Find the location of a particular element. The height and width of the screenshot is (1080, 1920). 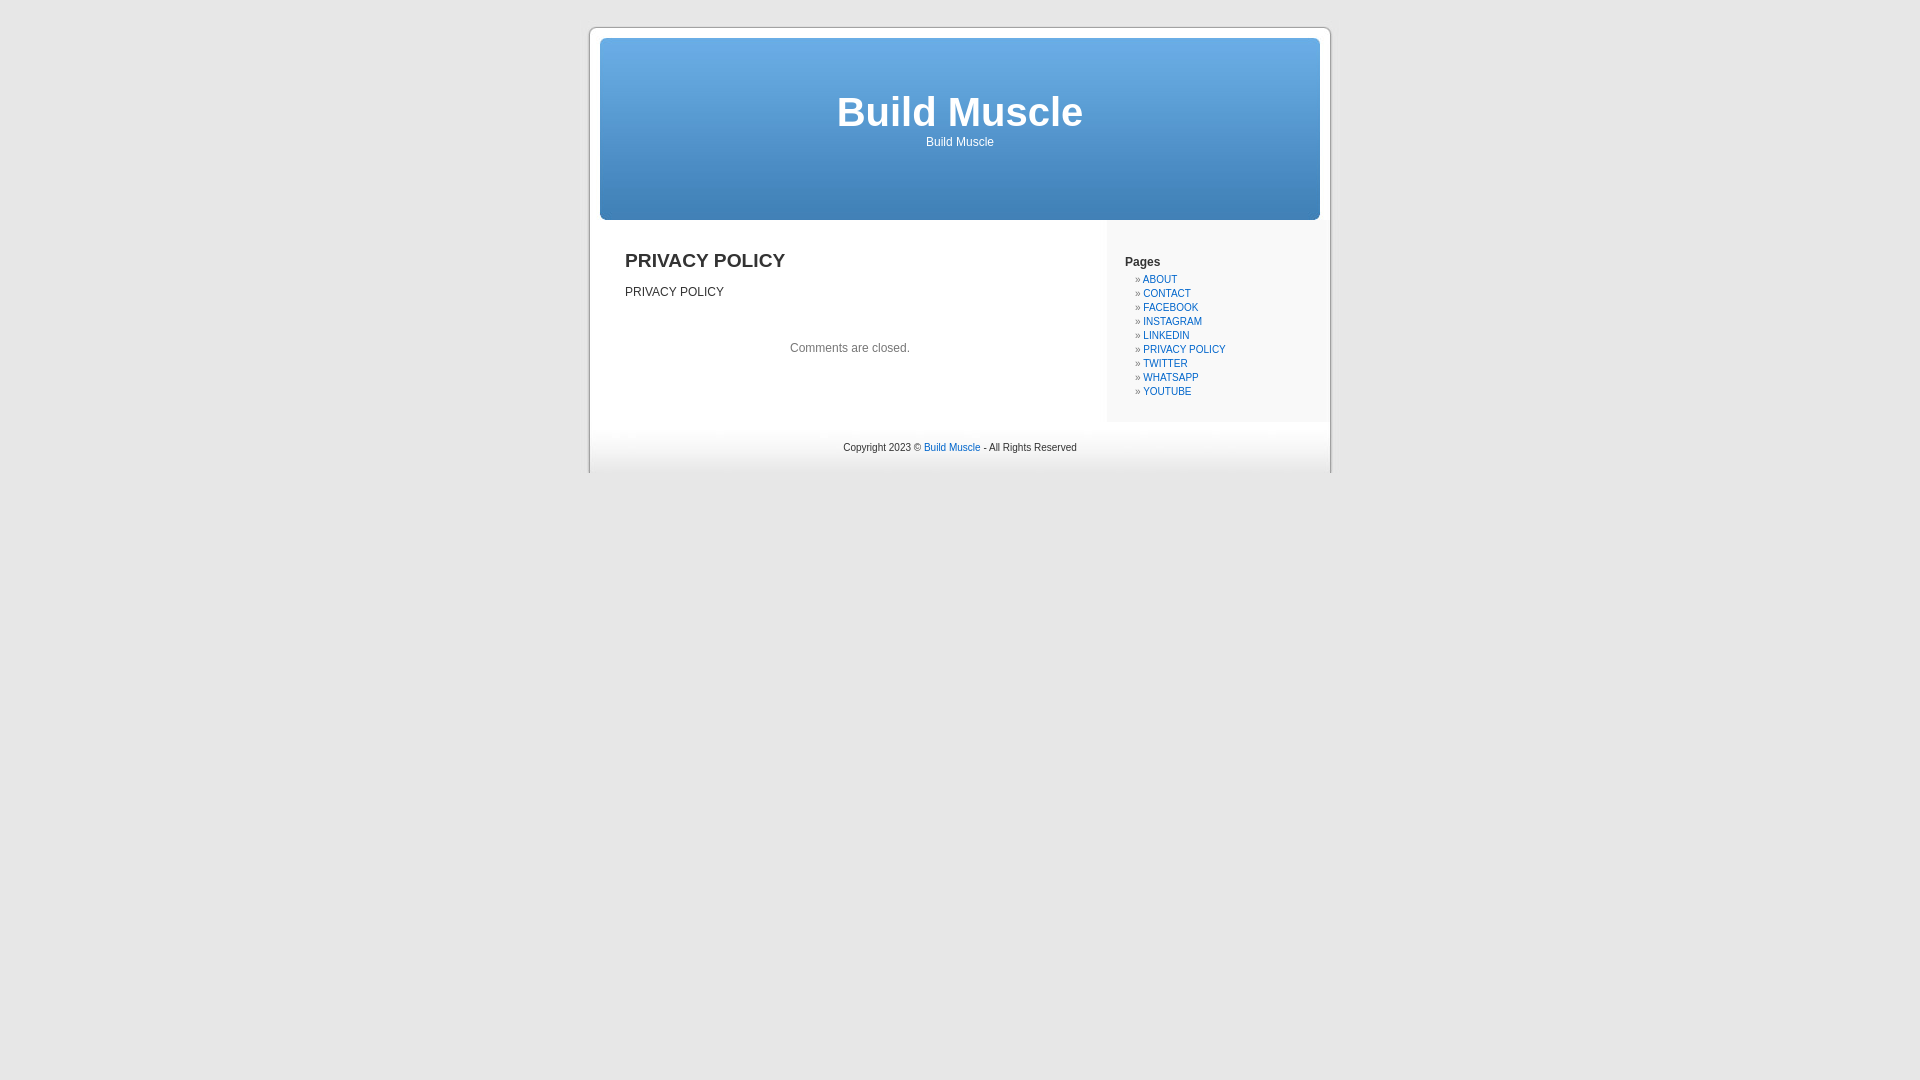

'Build Muscle' is located at coordinates (960, 111).